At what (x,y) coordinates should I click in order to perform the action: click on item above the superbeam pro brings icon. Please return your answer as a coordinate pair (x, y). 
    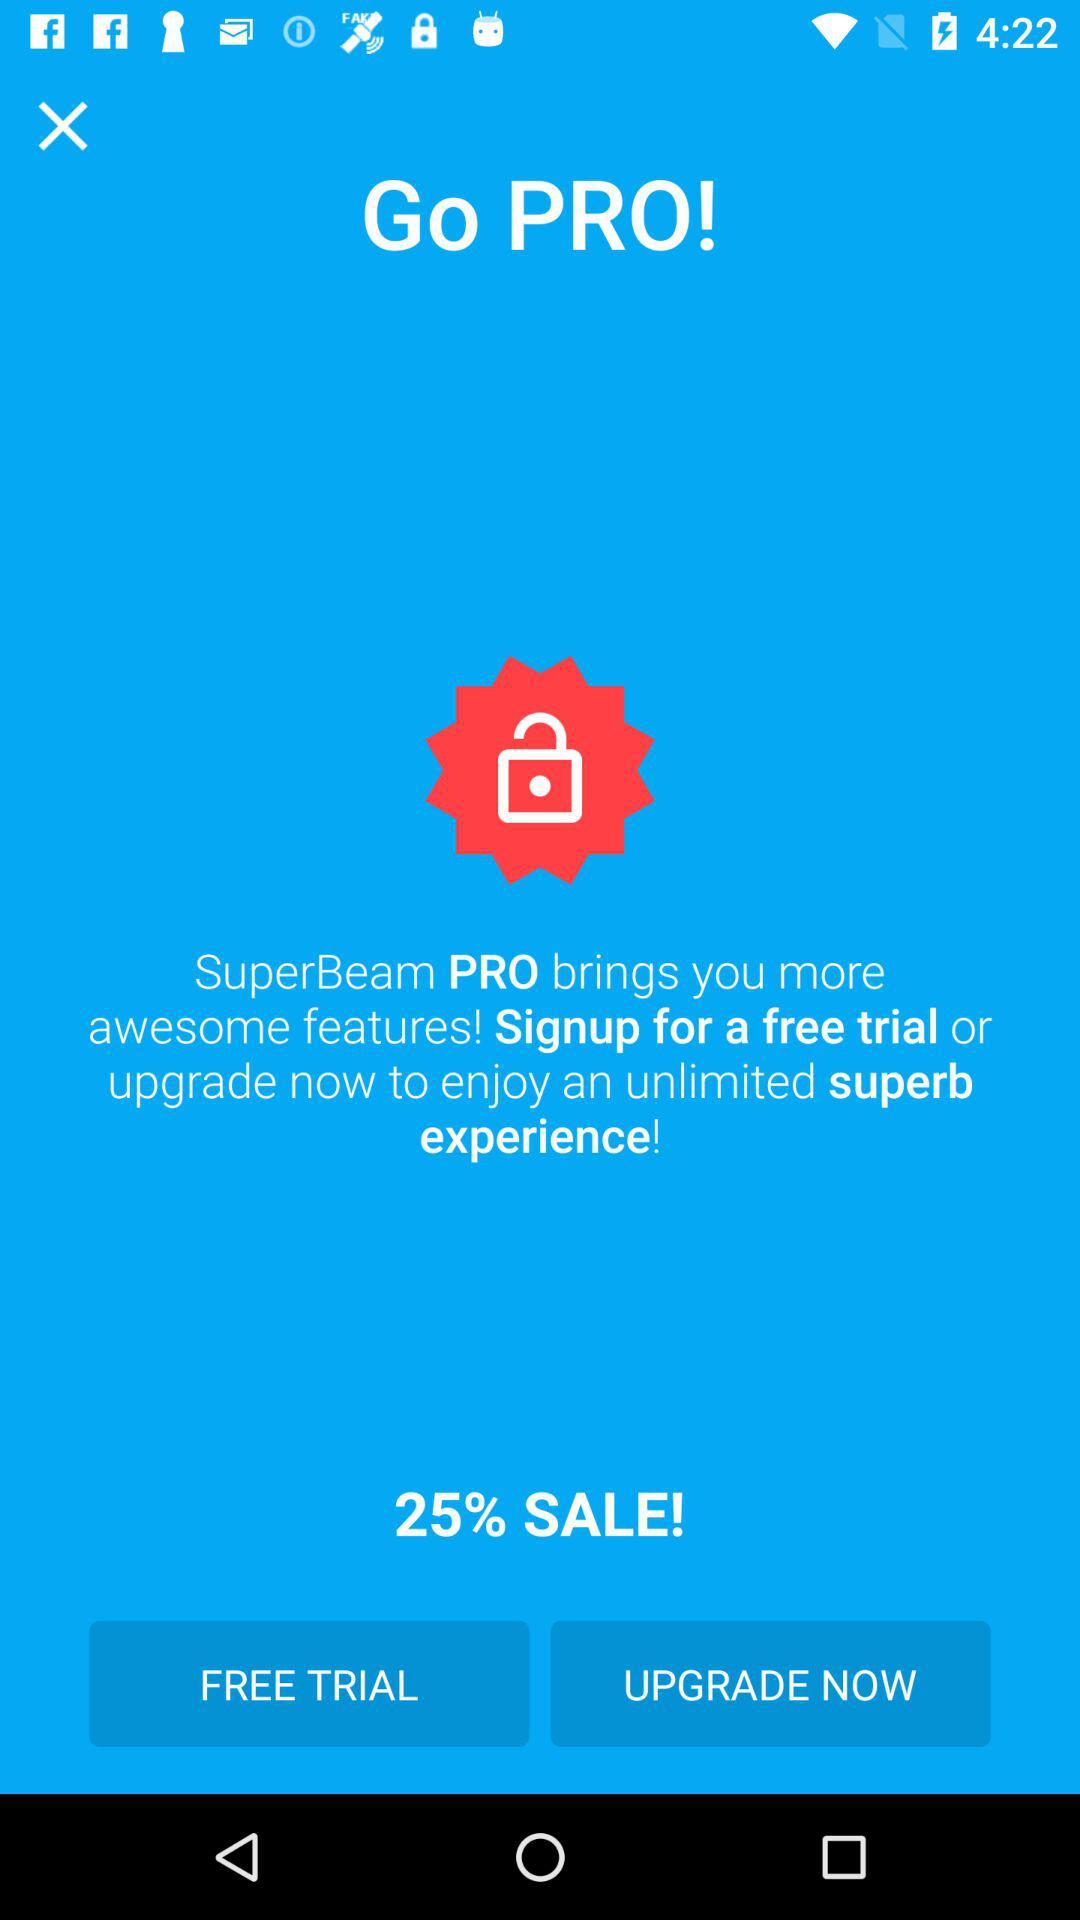
    Looking at the image, I should click on (61, 124).